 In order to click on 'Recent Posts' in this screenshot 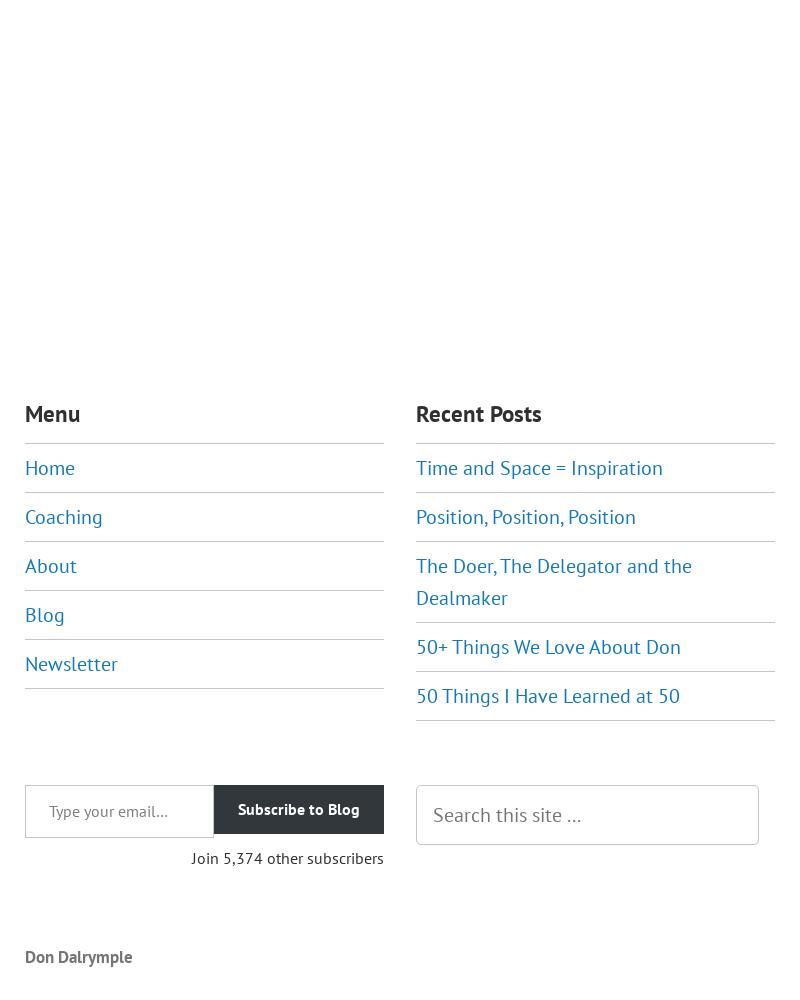, I will do `click(479, 412)`.